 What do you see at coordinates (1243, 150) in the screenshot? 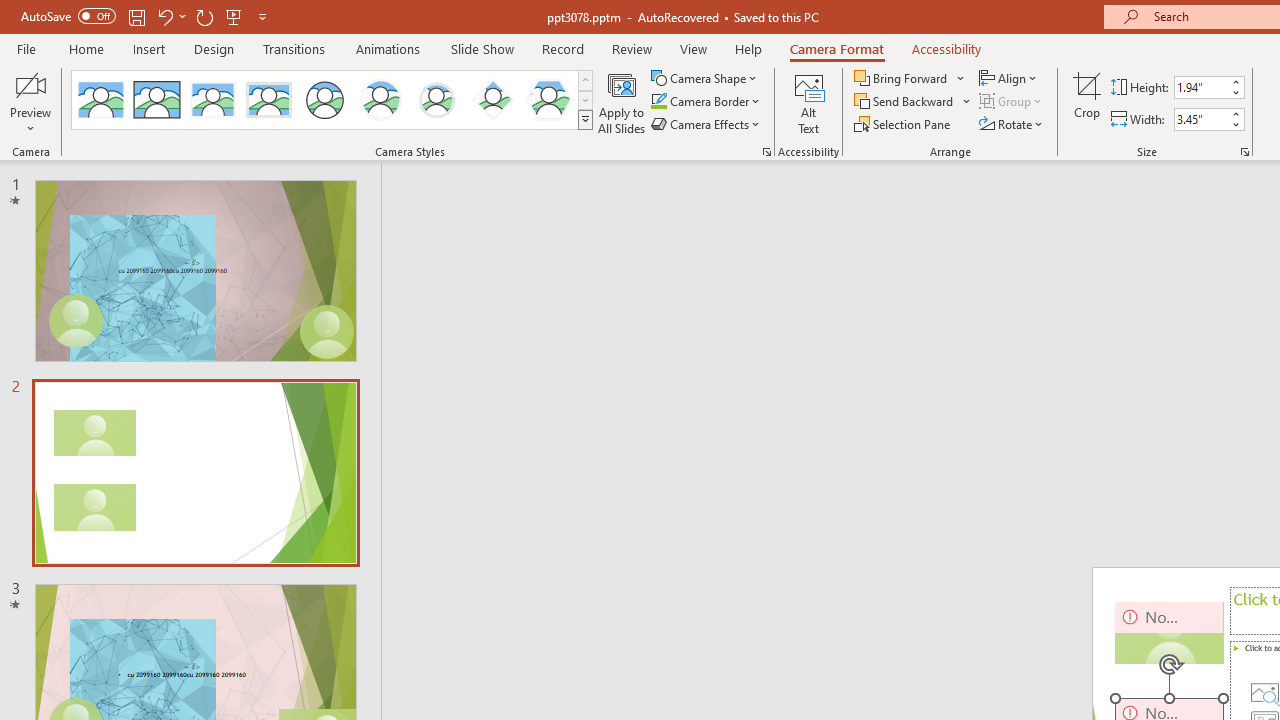
I see `'Size and Position...'` at bounding box center [1243, 150].